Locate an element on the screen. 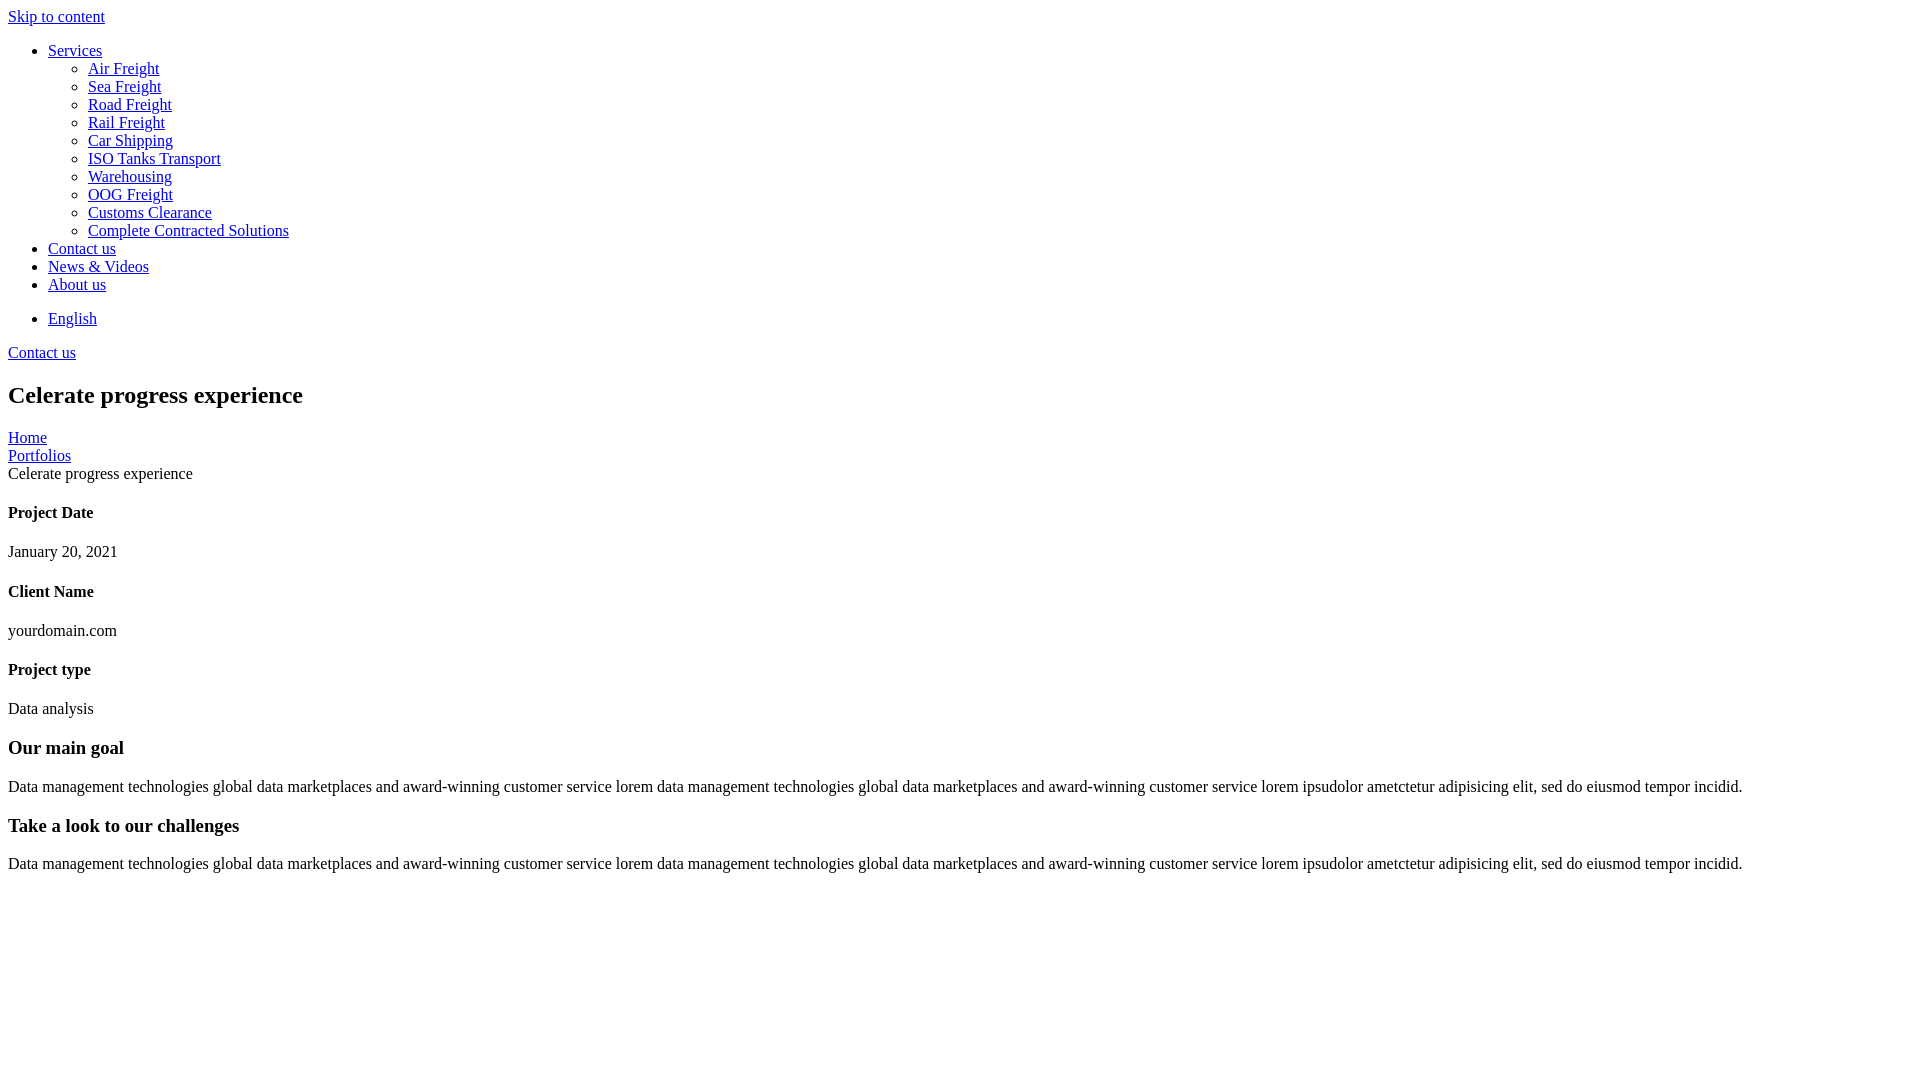 The width and height of the screenshot is (1920, 1080). 'Contact us' is located at coordinates (48, 248).